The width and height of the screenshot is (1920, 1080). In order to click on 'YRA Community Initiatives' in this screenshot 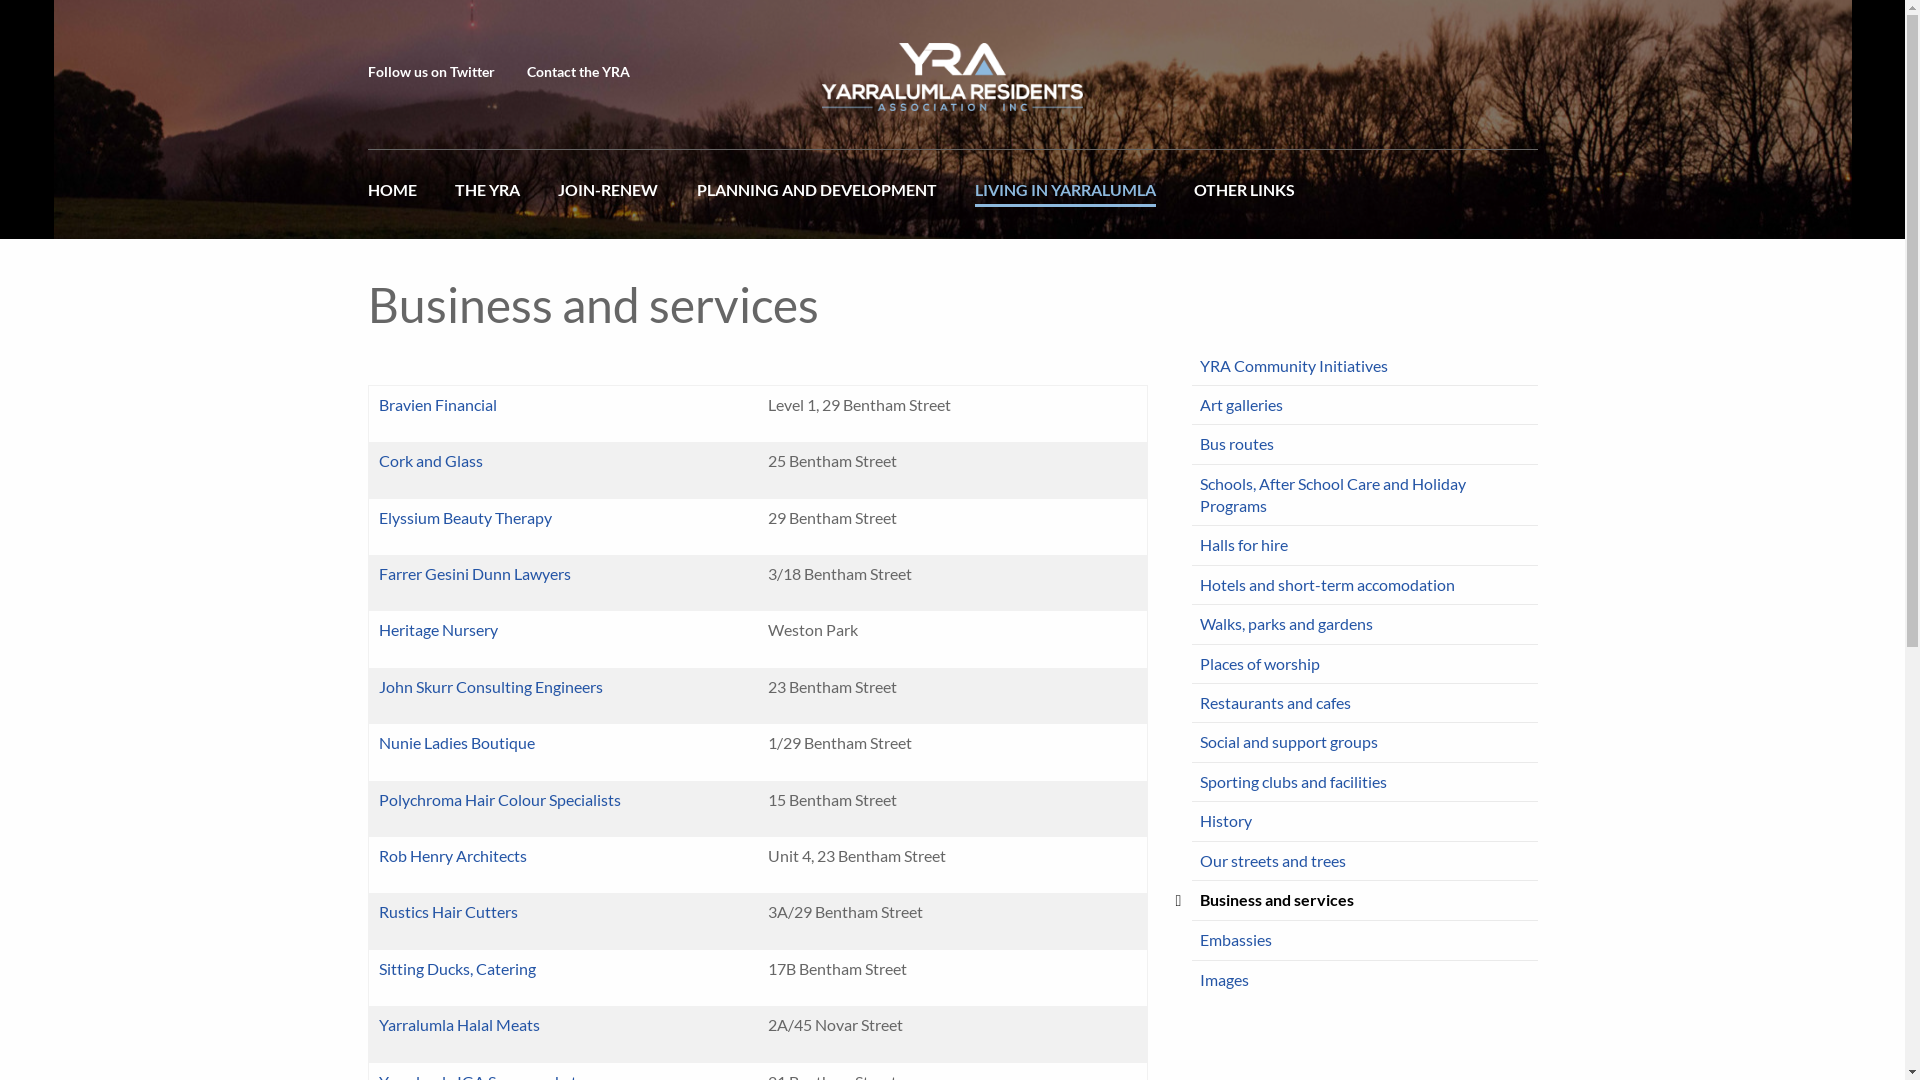, I will do `click(1191, 366)`.